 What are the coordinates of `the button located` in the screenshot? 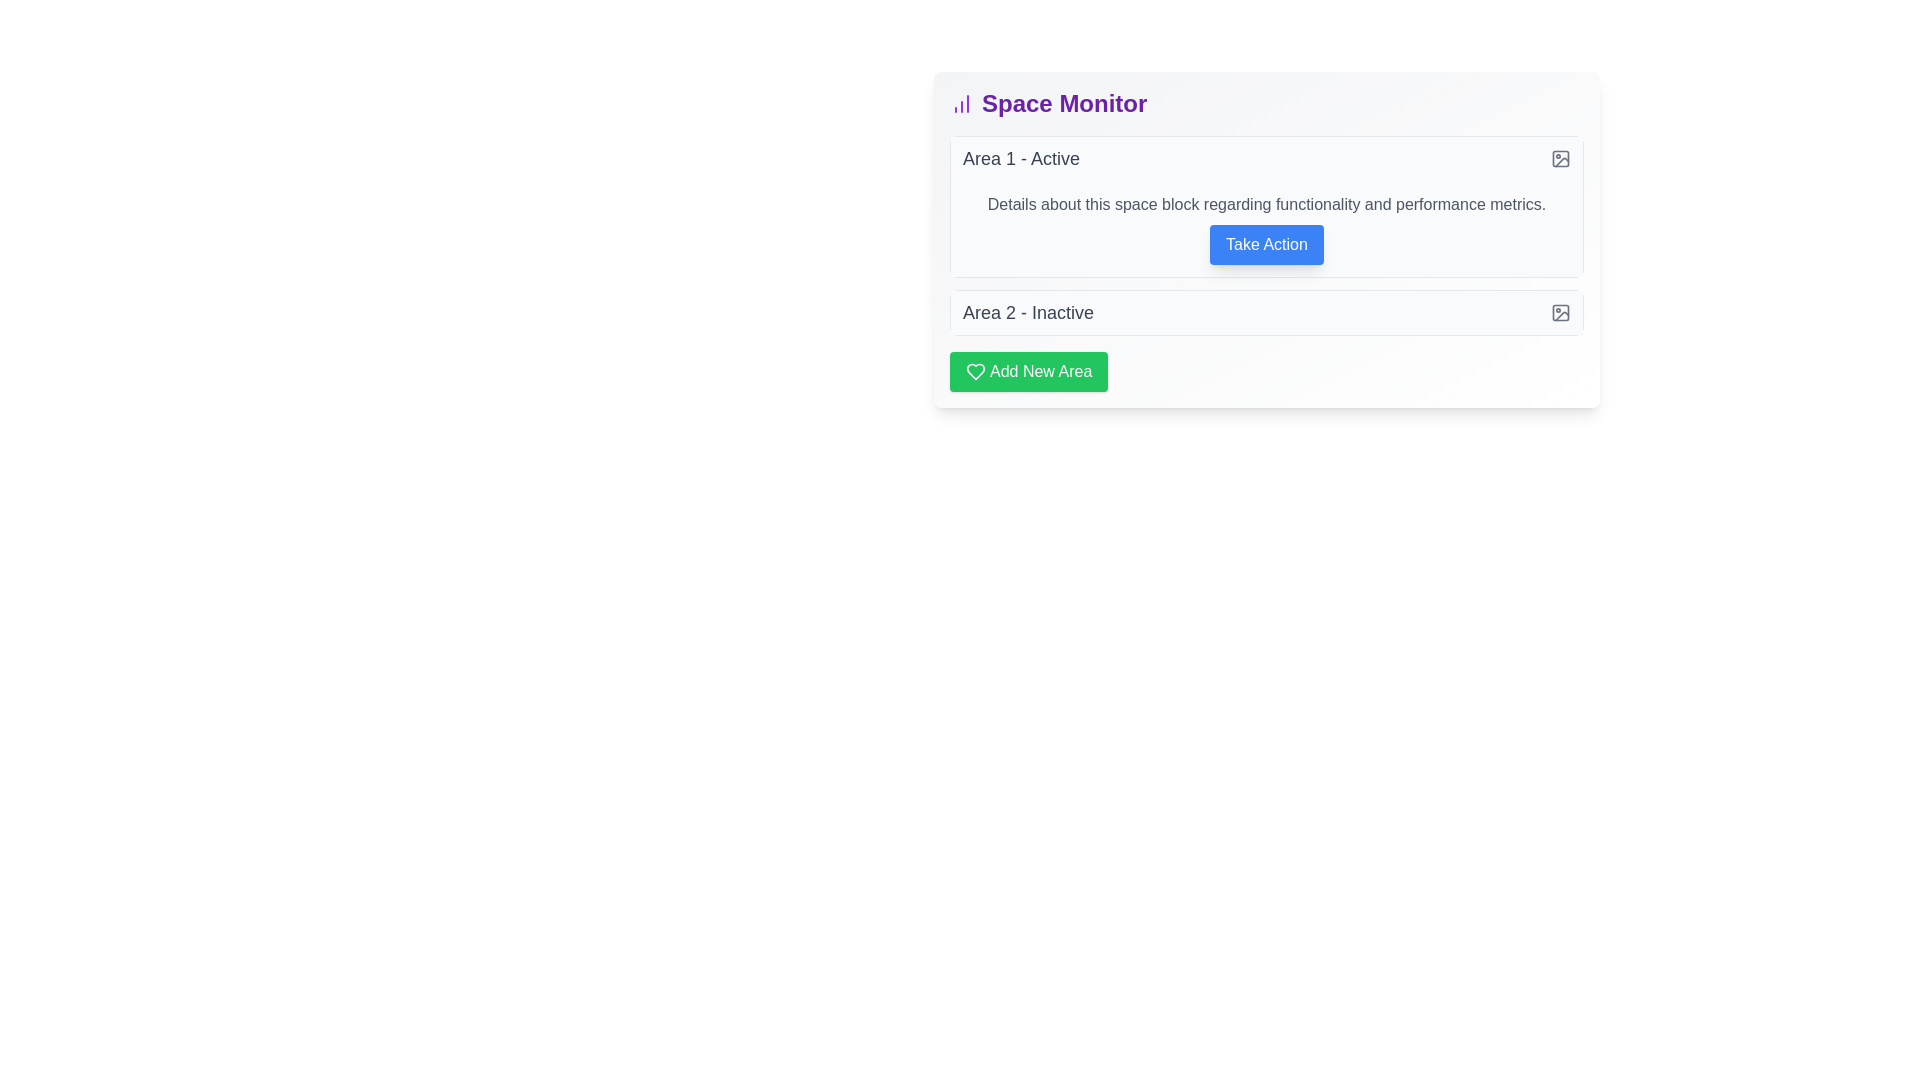 It's located at (1266, 244).